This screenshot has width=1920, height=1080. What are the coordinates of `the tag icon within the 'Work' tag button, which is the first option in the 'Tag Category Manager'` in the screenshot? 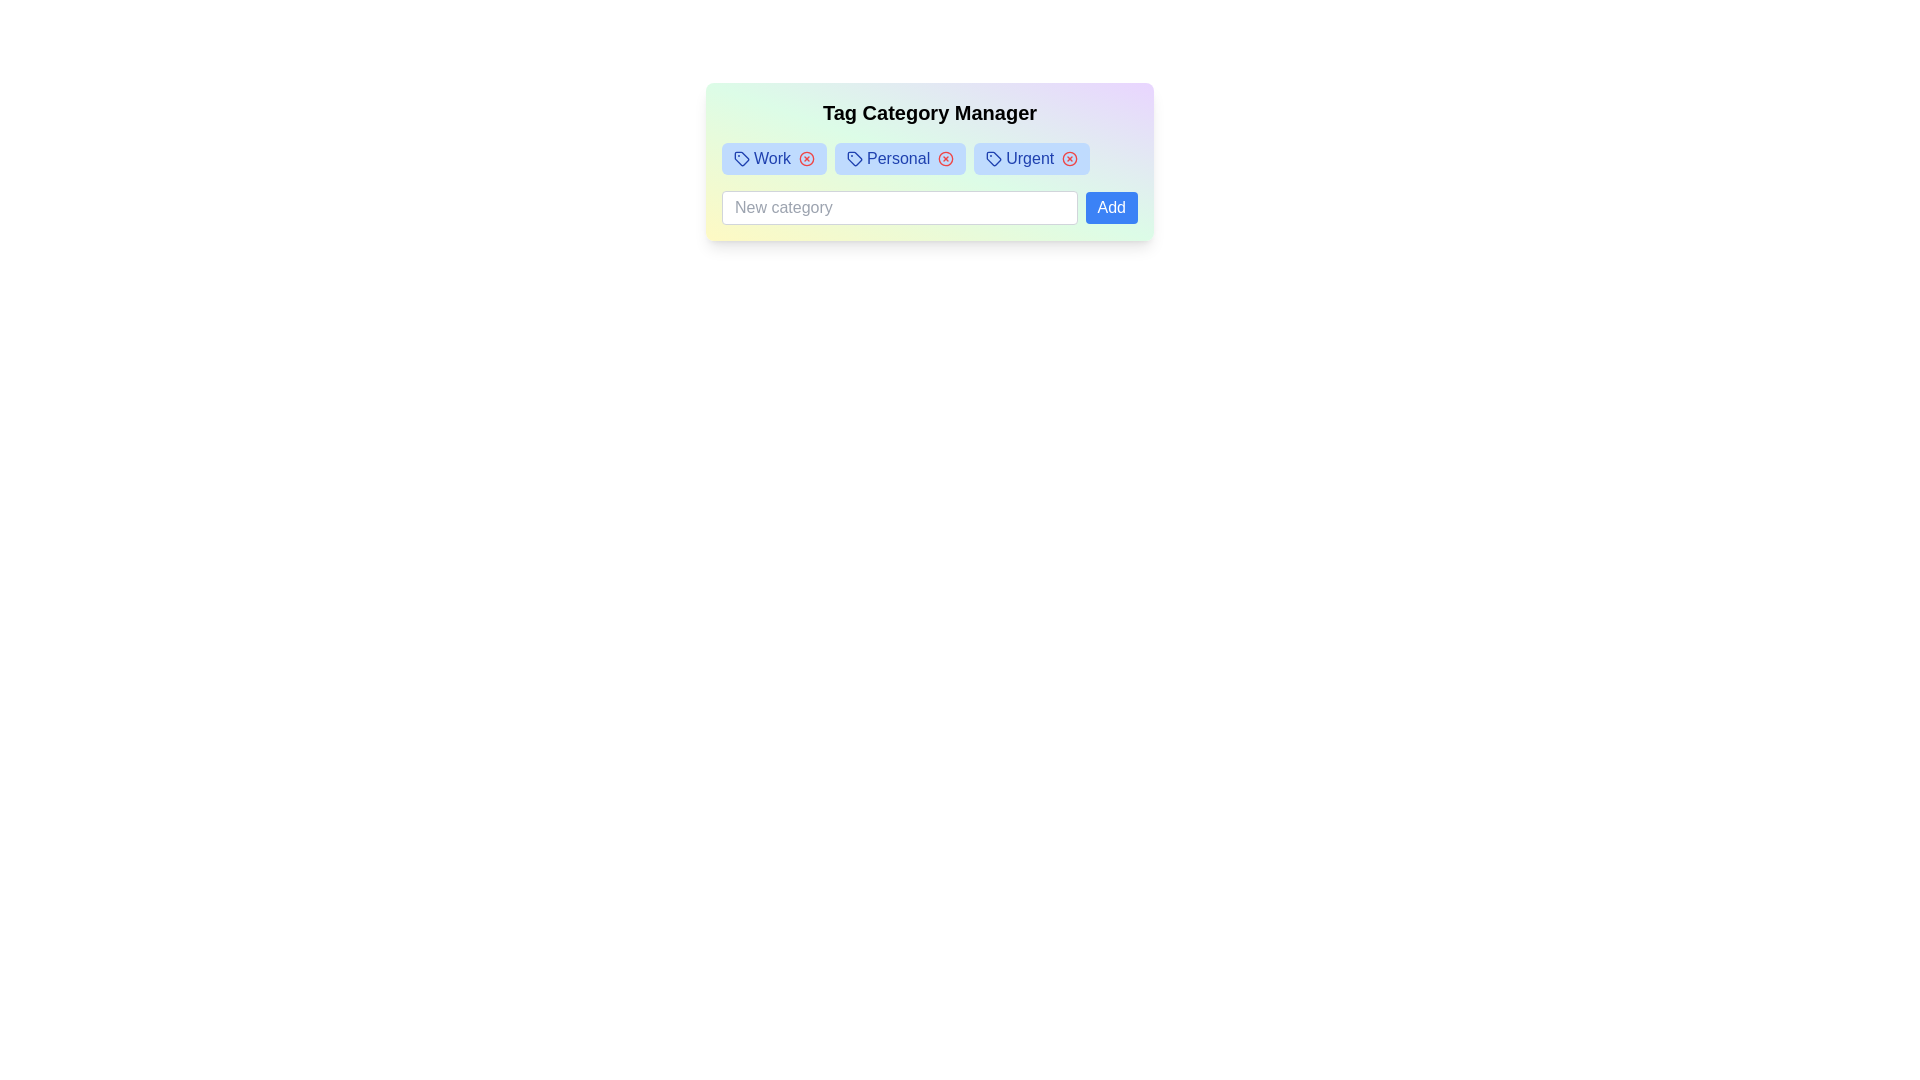 It's located at (741, 157).